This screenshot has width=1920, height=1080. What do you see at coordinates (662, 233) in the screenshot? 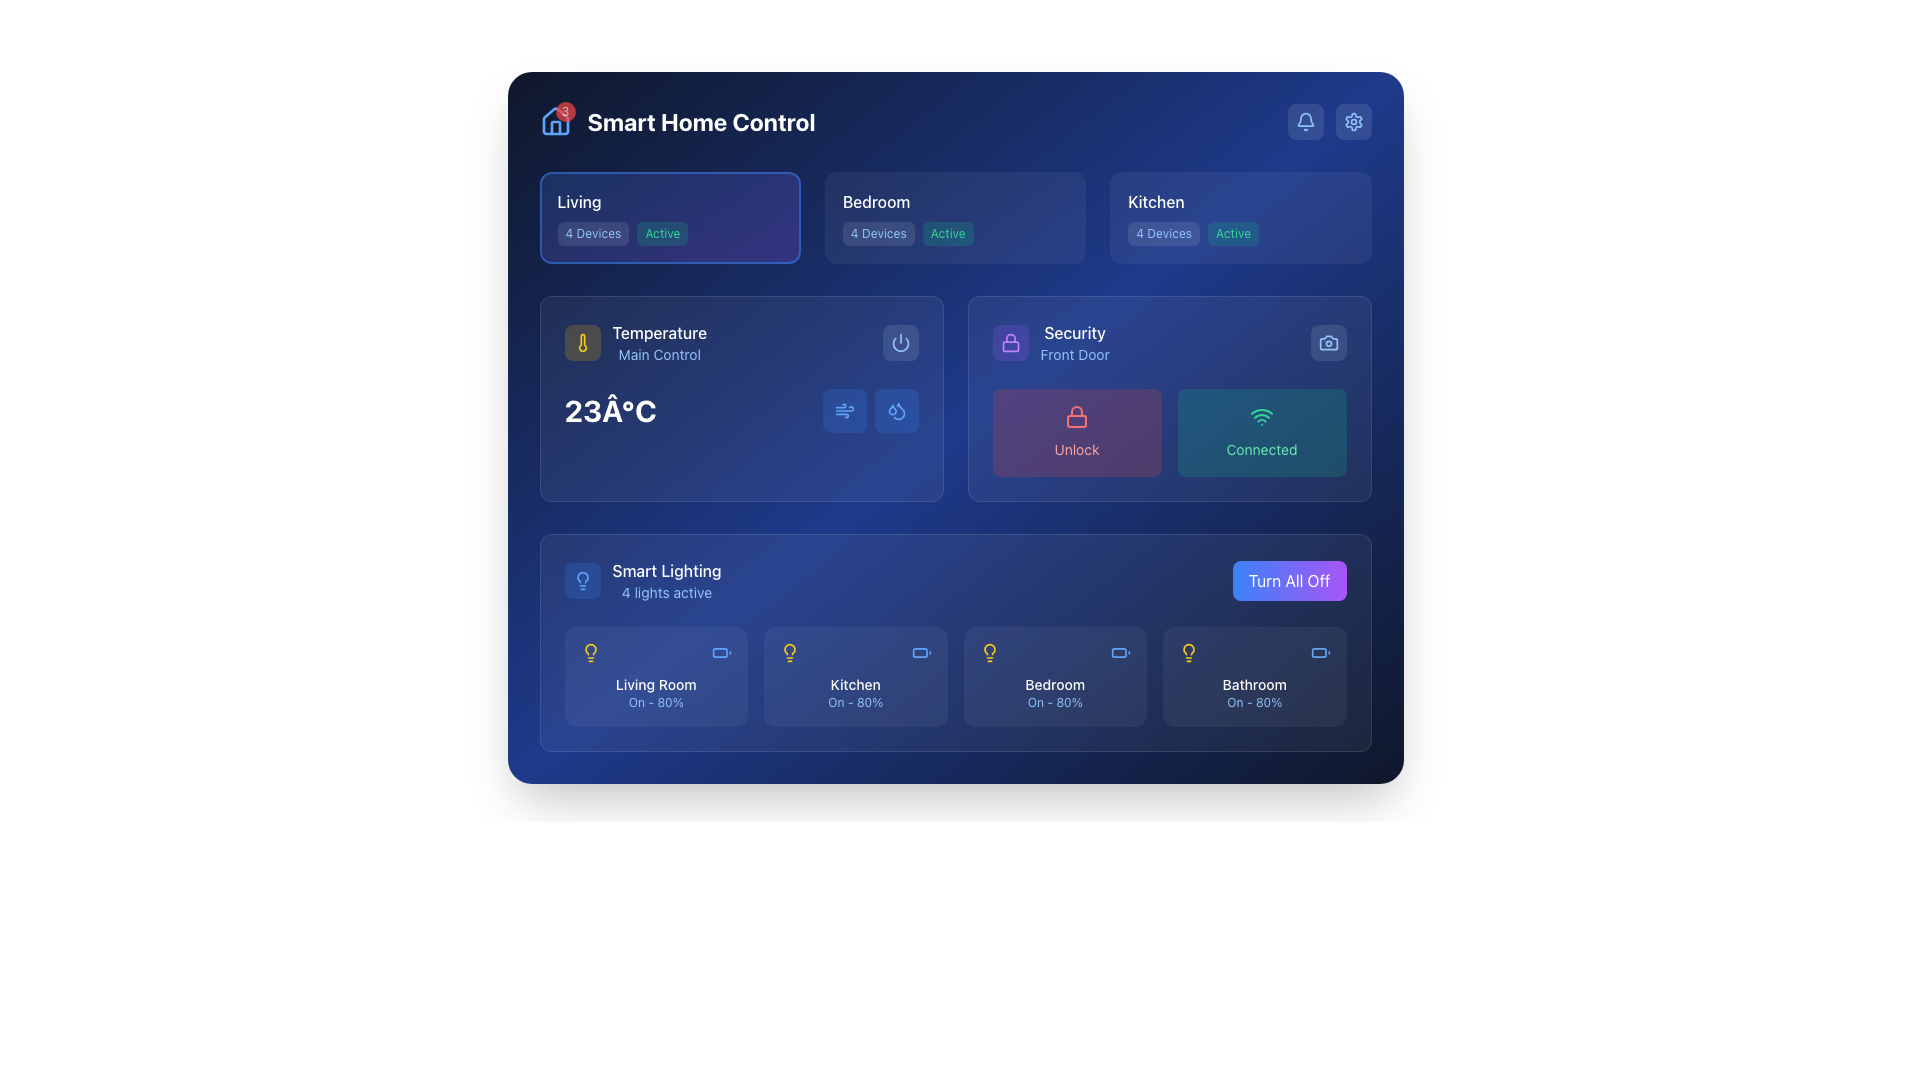
I see `the Status Indicator Badge located immediately to the right of the '4 Devices' badge within the 'Living' section, indicating the active status of the associated system or component` at bounding box center [662, 233].